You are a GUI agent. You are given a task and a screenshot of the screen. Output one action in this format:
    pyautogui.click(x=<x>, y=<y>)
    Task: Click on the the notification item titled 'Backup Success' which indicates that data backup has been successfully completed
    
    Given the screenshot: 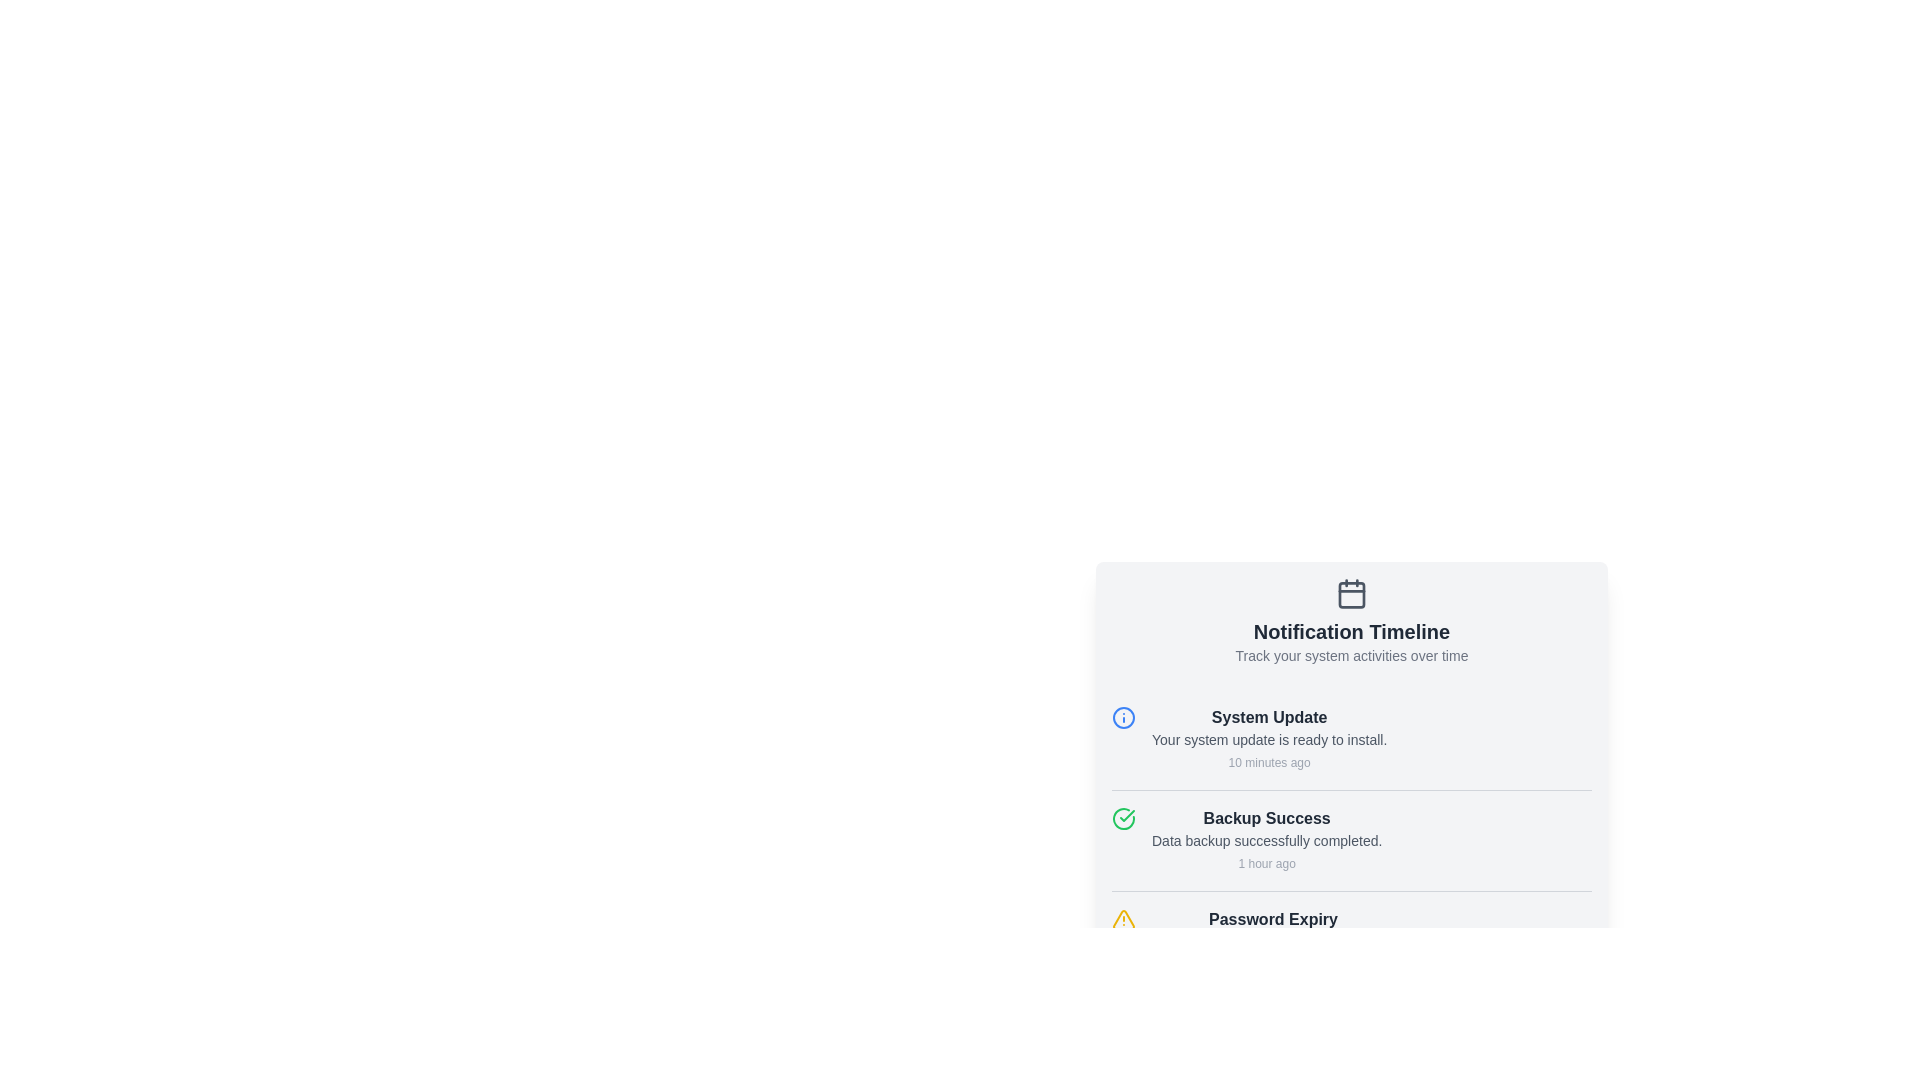 What is the action you would take?
    pyautogui.click(x=1352, y=840)
    